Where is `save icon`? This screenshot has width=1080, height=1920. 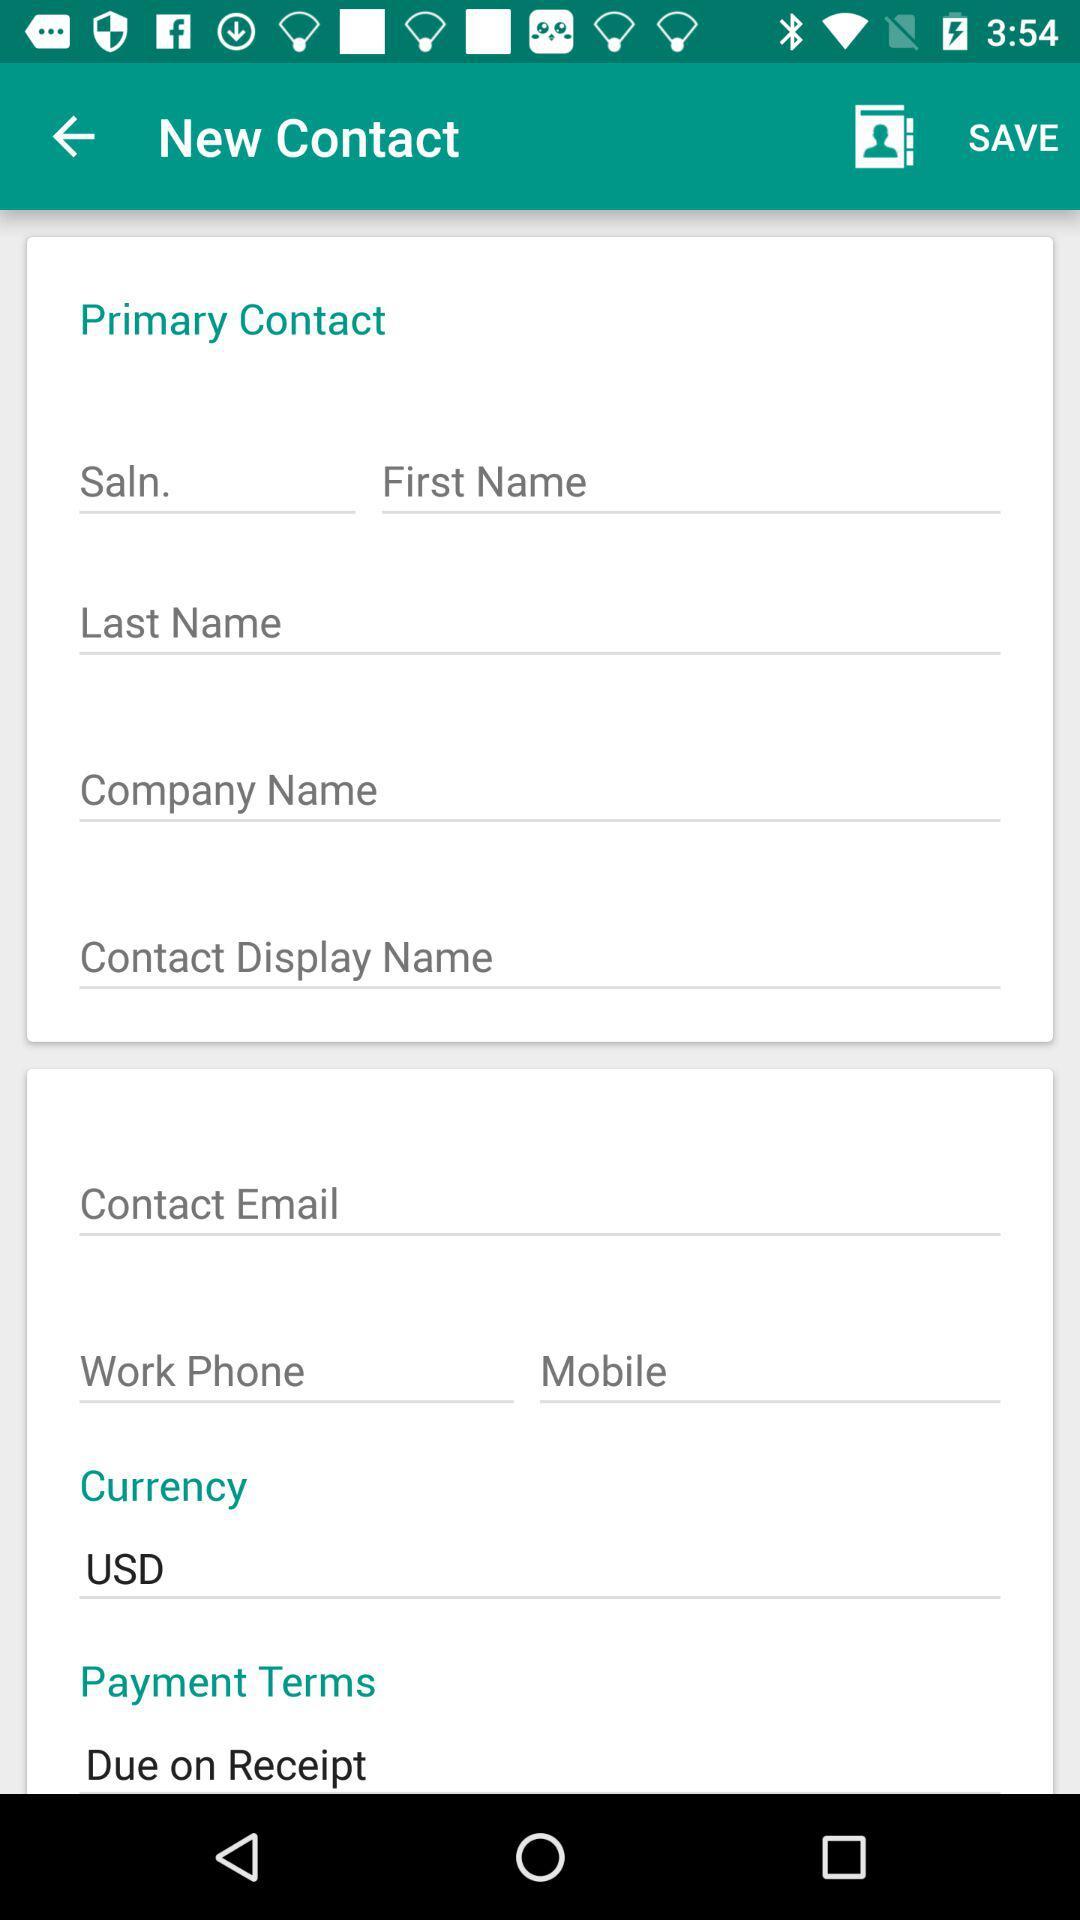 save icon is located at coordinates (1013, 135).